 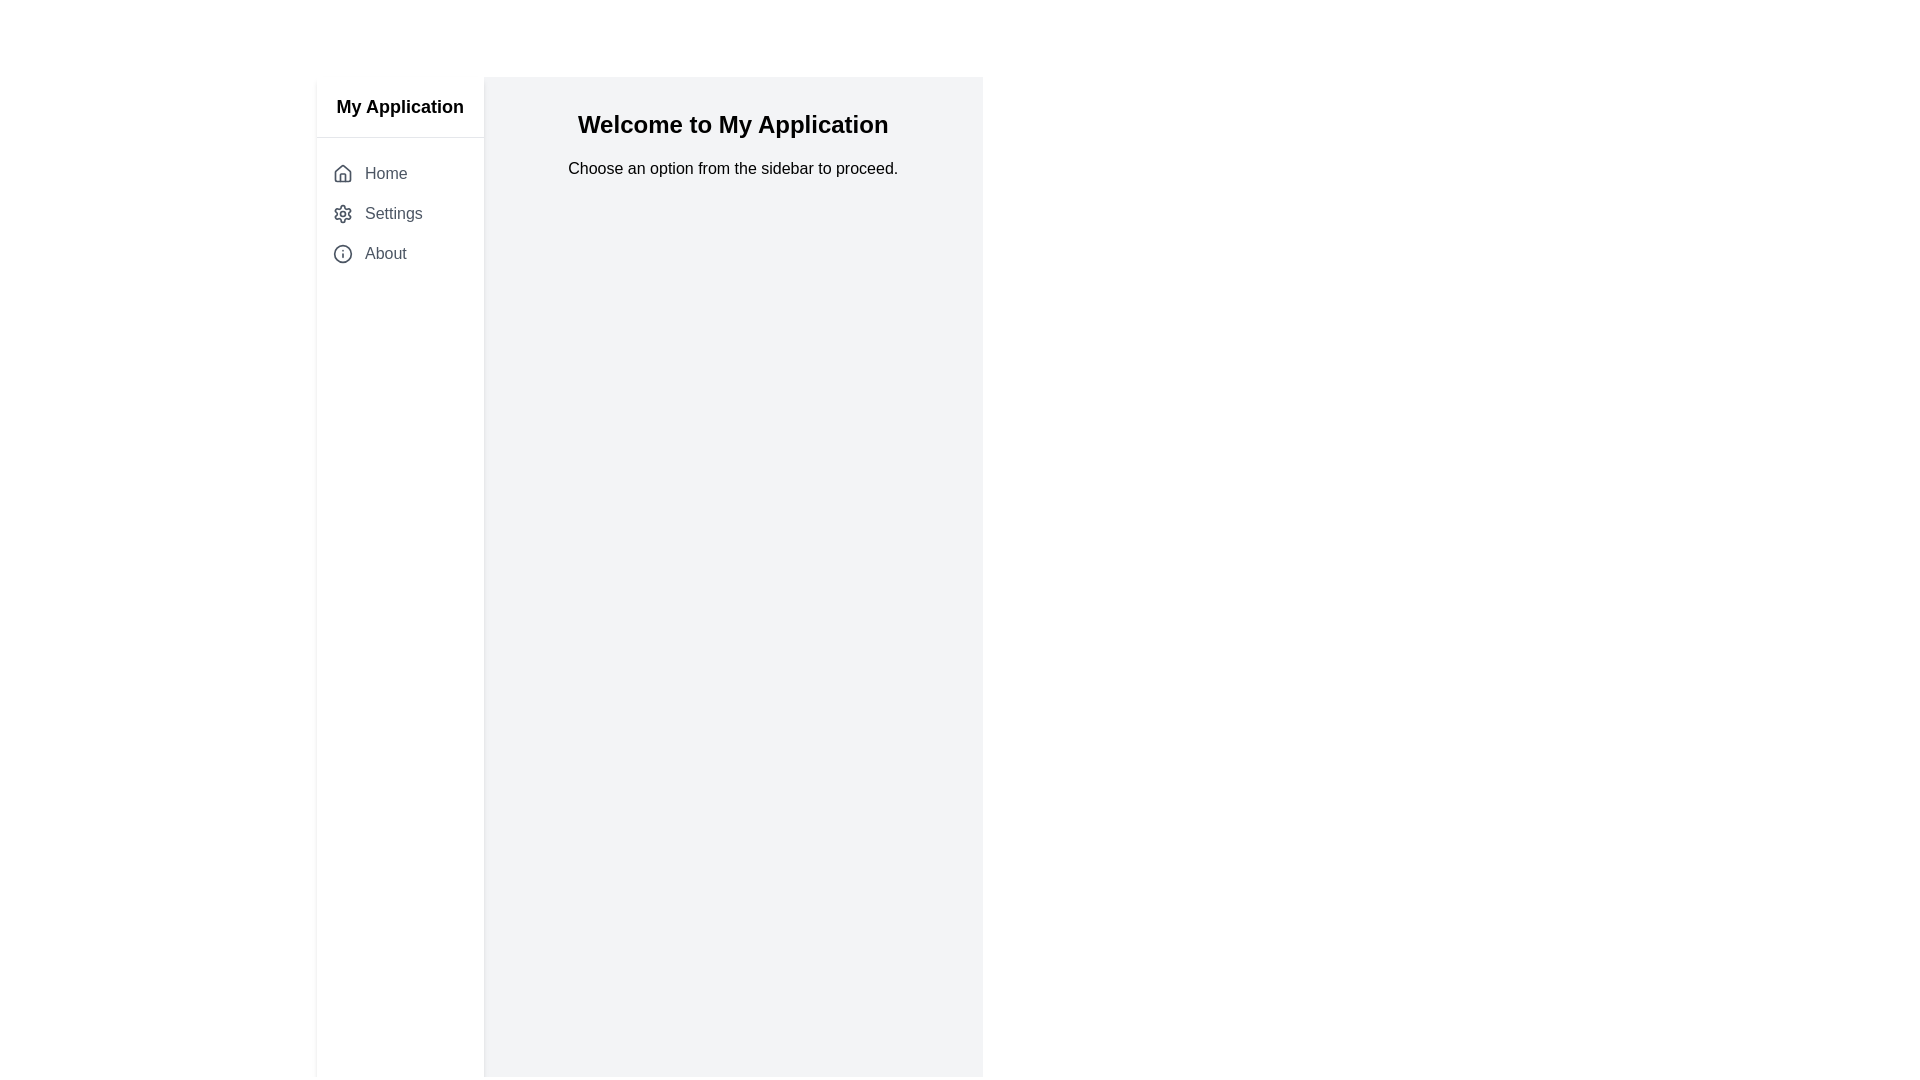 What do you see at coordinates (342, 172) in the screenshot?
I see `the house icon located in the sidebar menu next` at bounding box center [342, 172].